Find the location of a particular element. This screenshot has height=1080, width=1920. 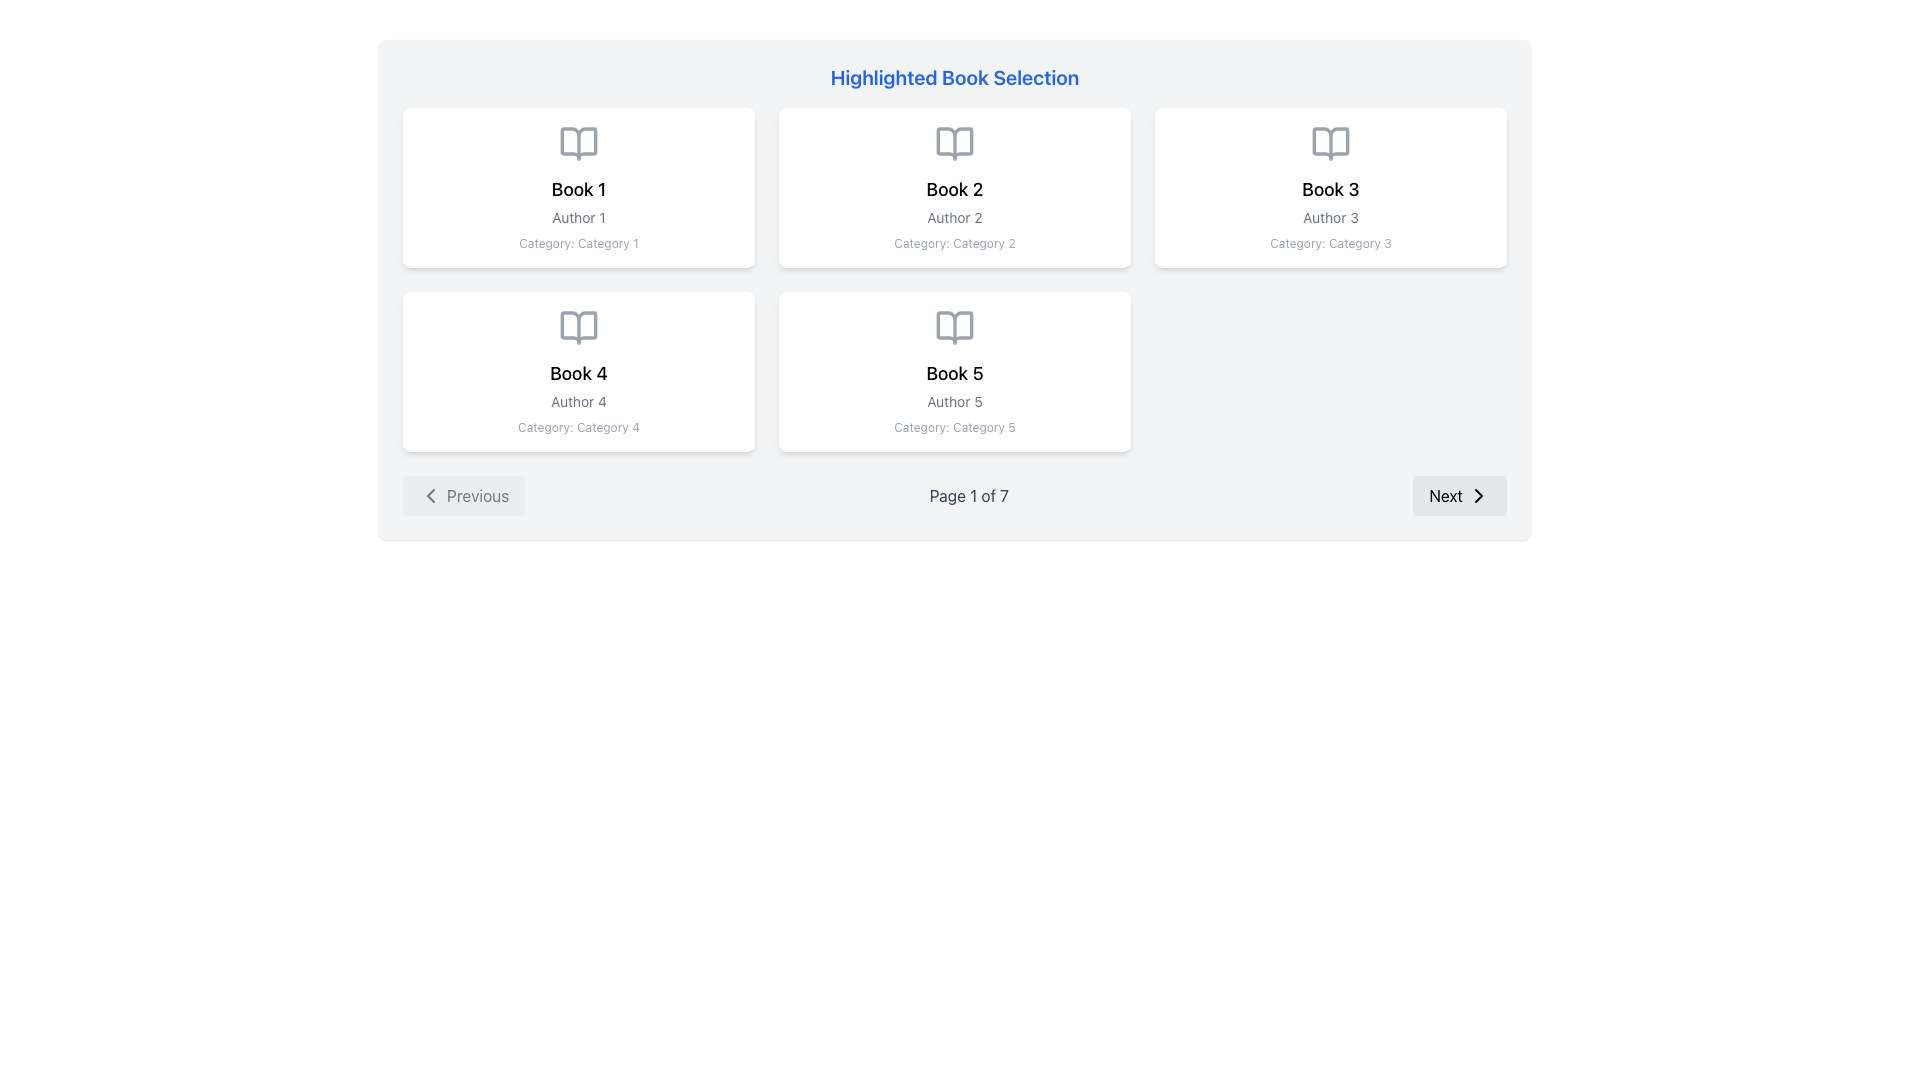

the 'Previous' button in the bottom navigation bar, which is adjacent to the 'Page 1 of 7' text and the 'Next' button is located at coordinates (463, 495).